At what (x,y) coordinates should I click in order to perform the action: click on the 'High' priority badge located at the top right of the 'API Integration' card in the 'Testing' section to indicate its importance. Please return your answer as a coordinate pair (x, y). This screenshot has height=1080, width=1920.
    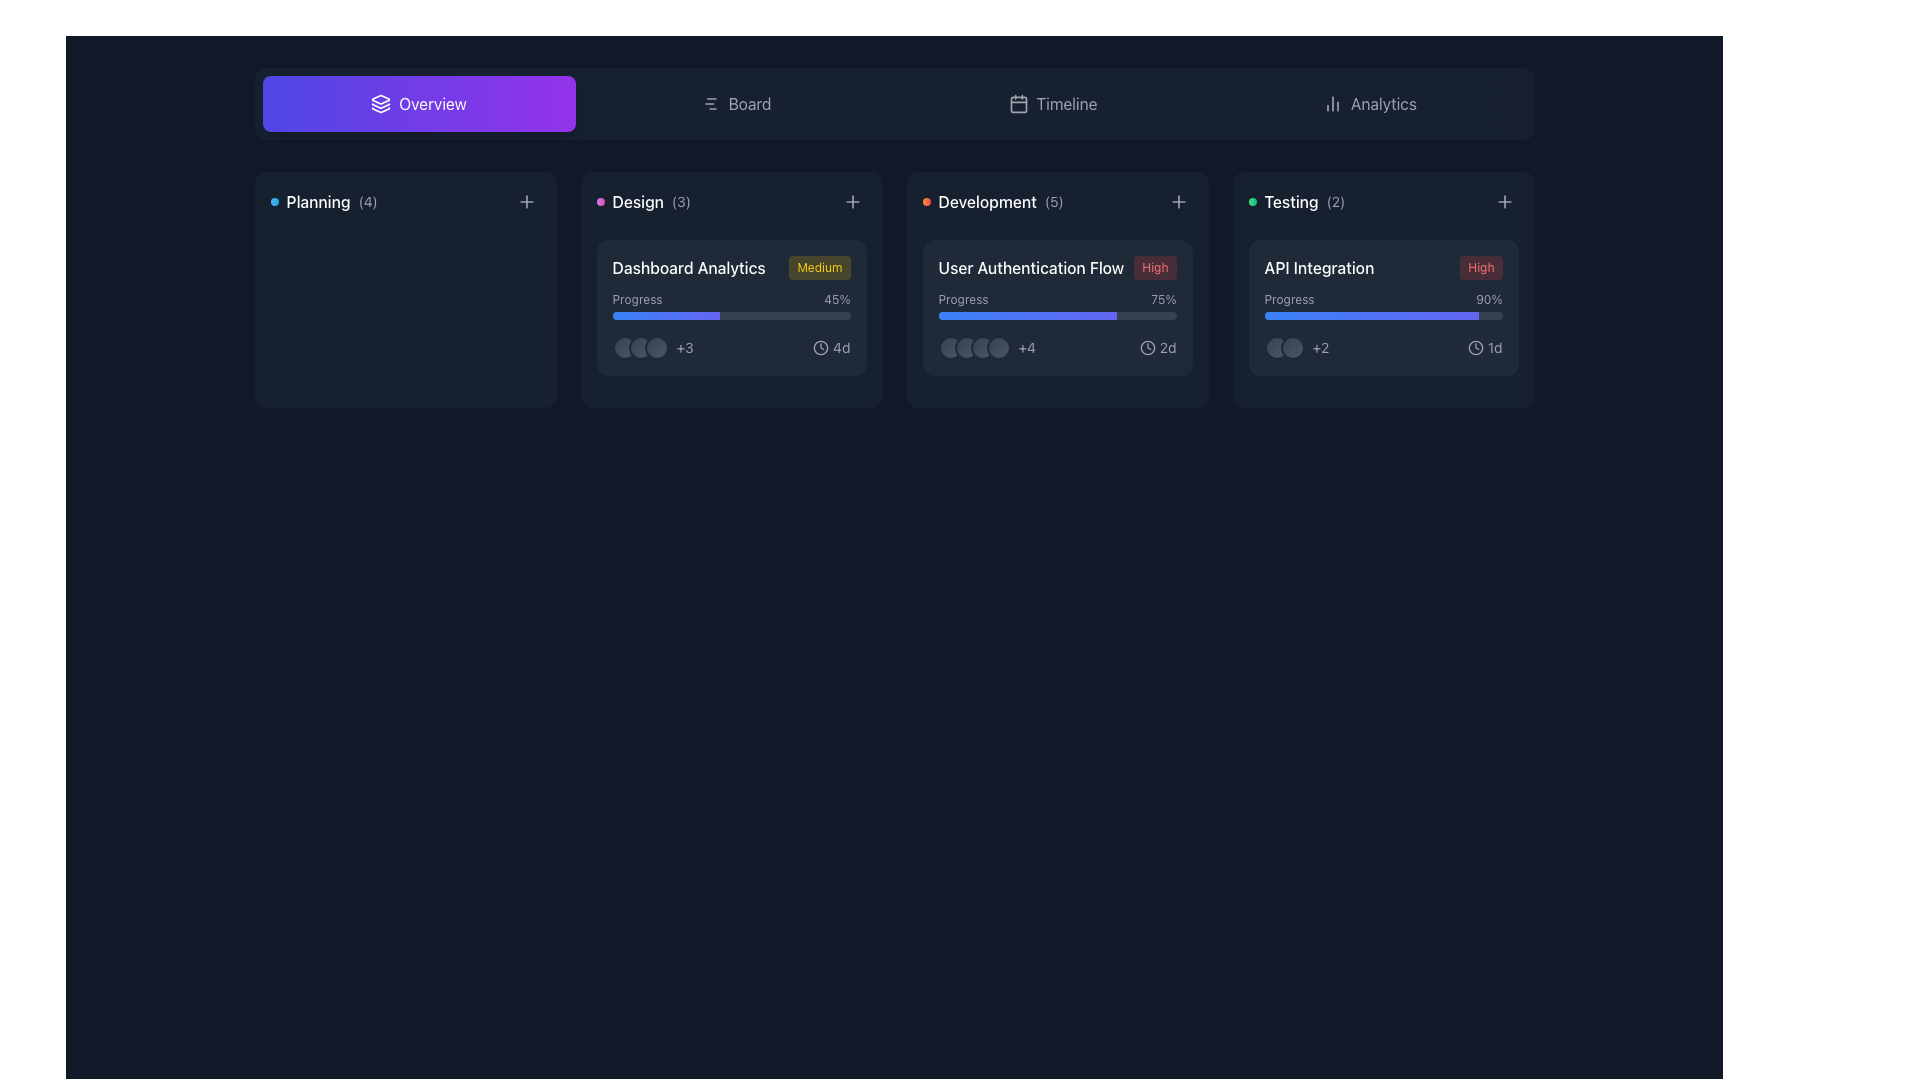
    Looking at the image, I should click on (1481, 266).